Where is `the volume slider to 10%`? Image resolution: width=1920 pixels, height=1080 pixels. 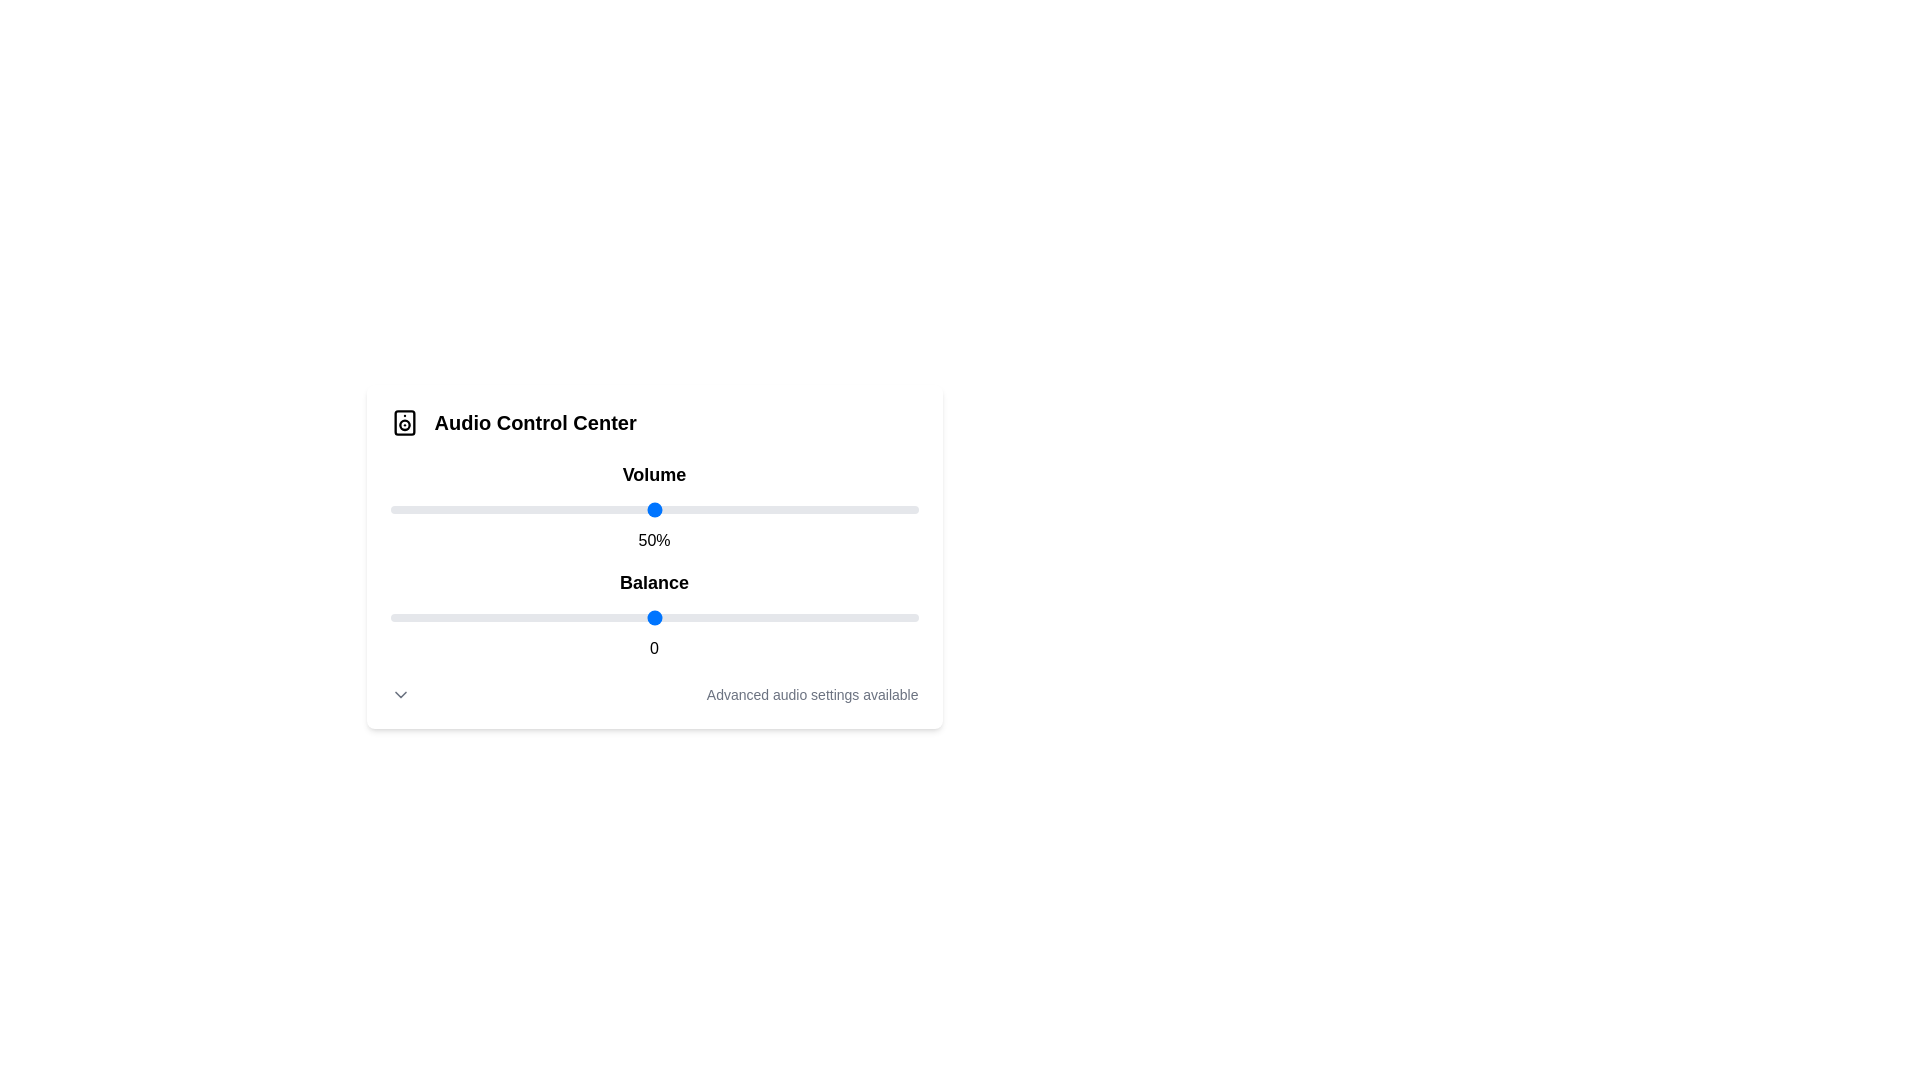
the volume slider to 10% is located at coordinates (442, 508).